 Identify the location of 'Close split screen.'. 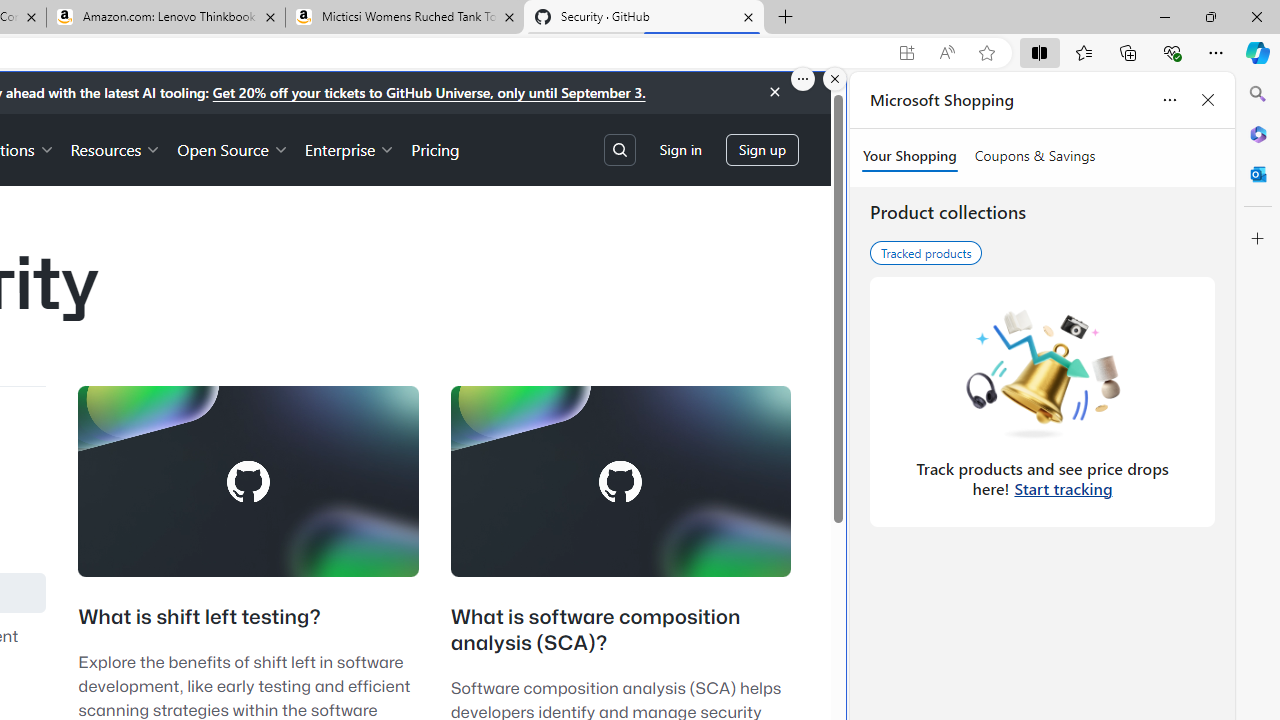
(835, 78).